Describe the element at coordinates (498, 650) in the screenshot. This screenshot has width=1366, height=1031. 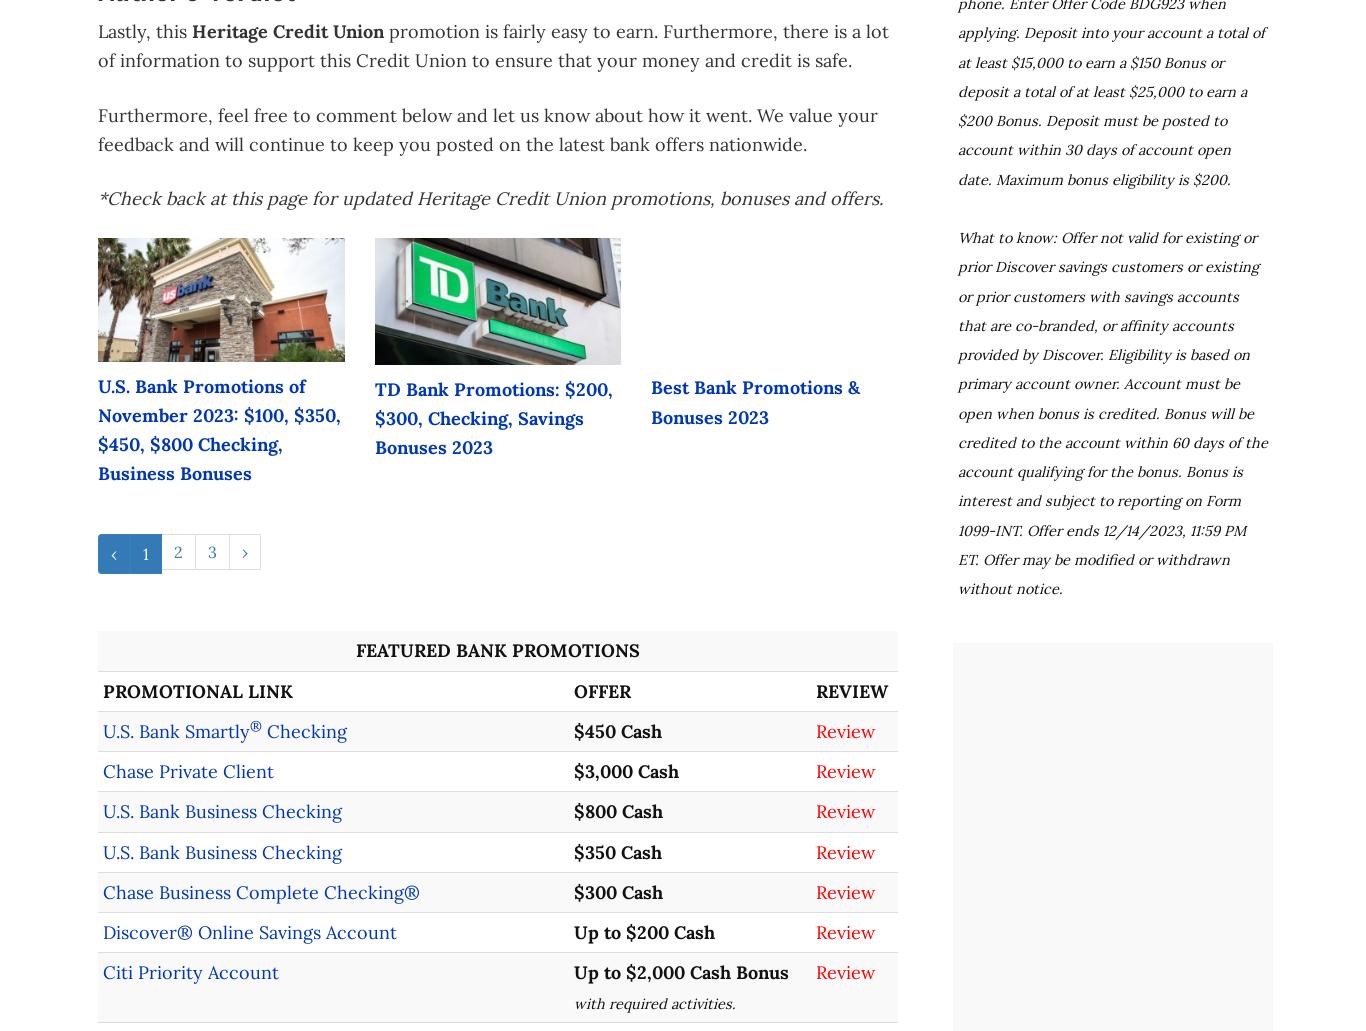
I see `'FEATURED BANK PROMOTIONS'` at that location.